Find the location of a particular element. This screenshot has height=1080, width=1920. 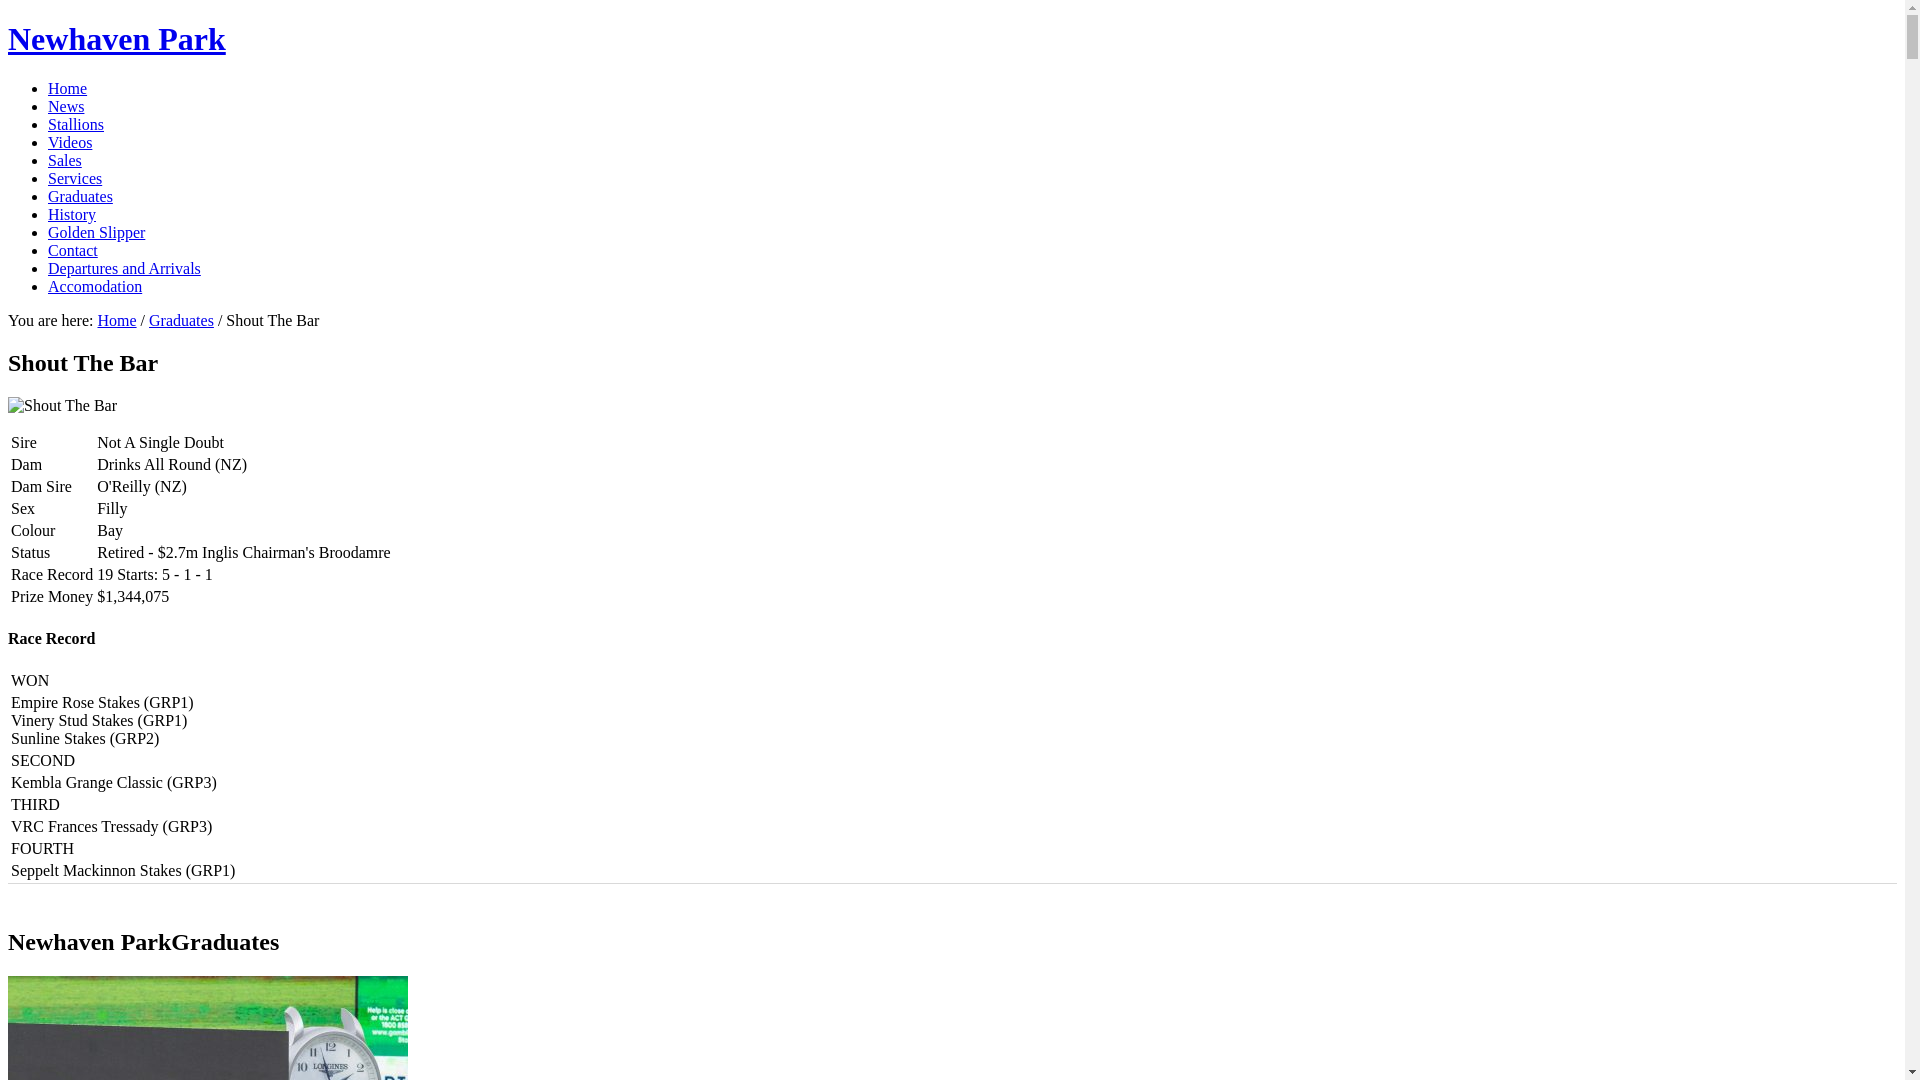

'History' is located at coordinates (72, 214).